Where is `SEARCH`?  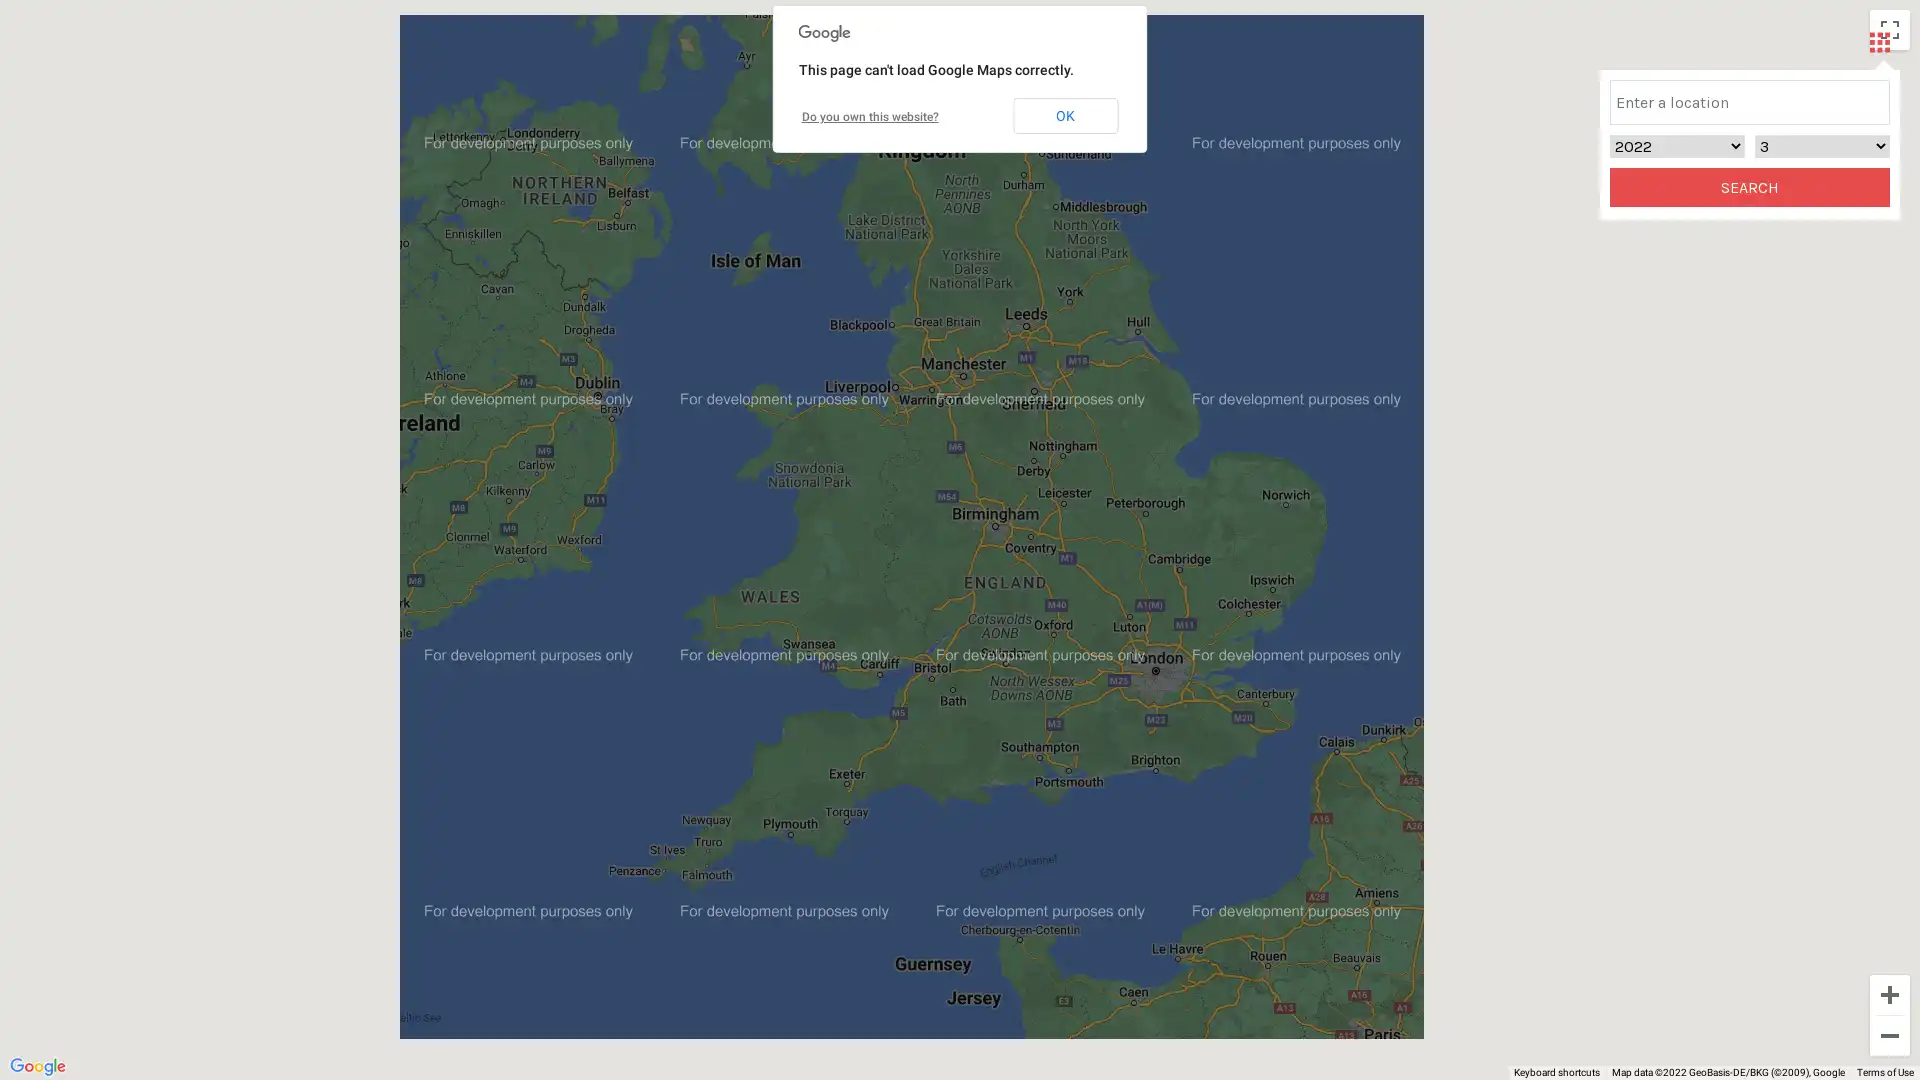
SEARCH is located at coordinates (1749, 187).